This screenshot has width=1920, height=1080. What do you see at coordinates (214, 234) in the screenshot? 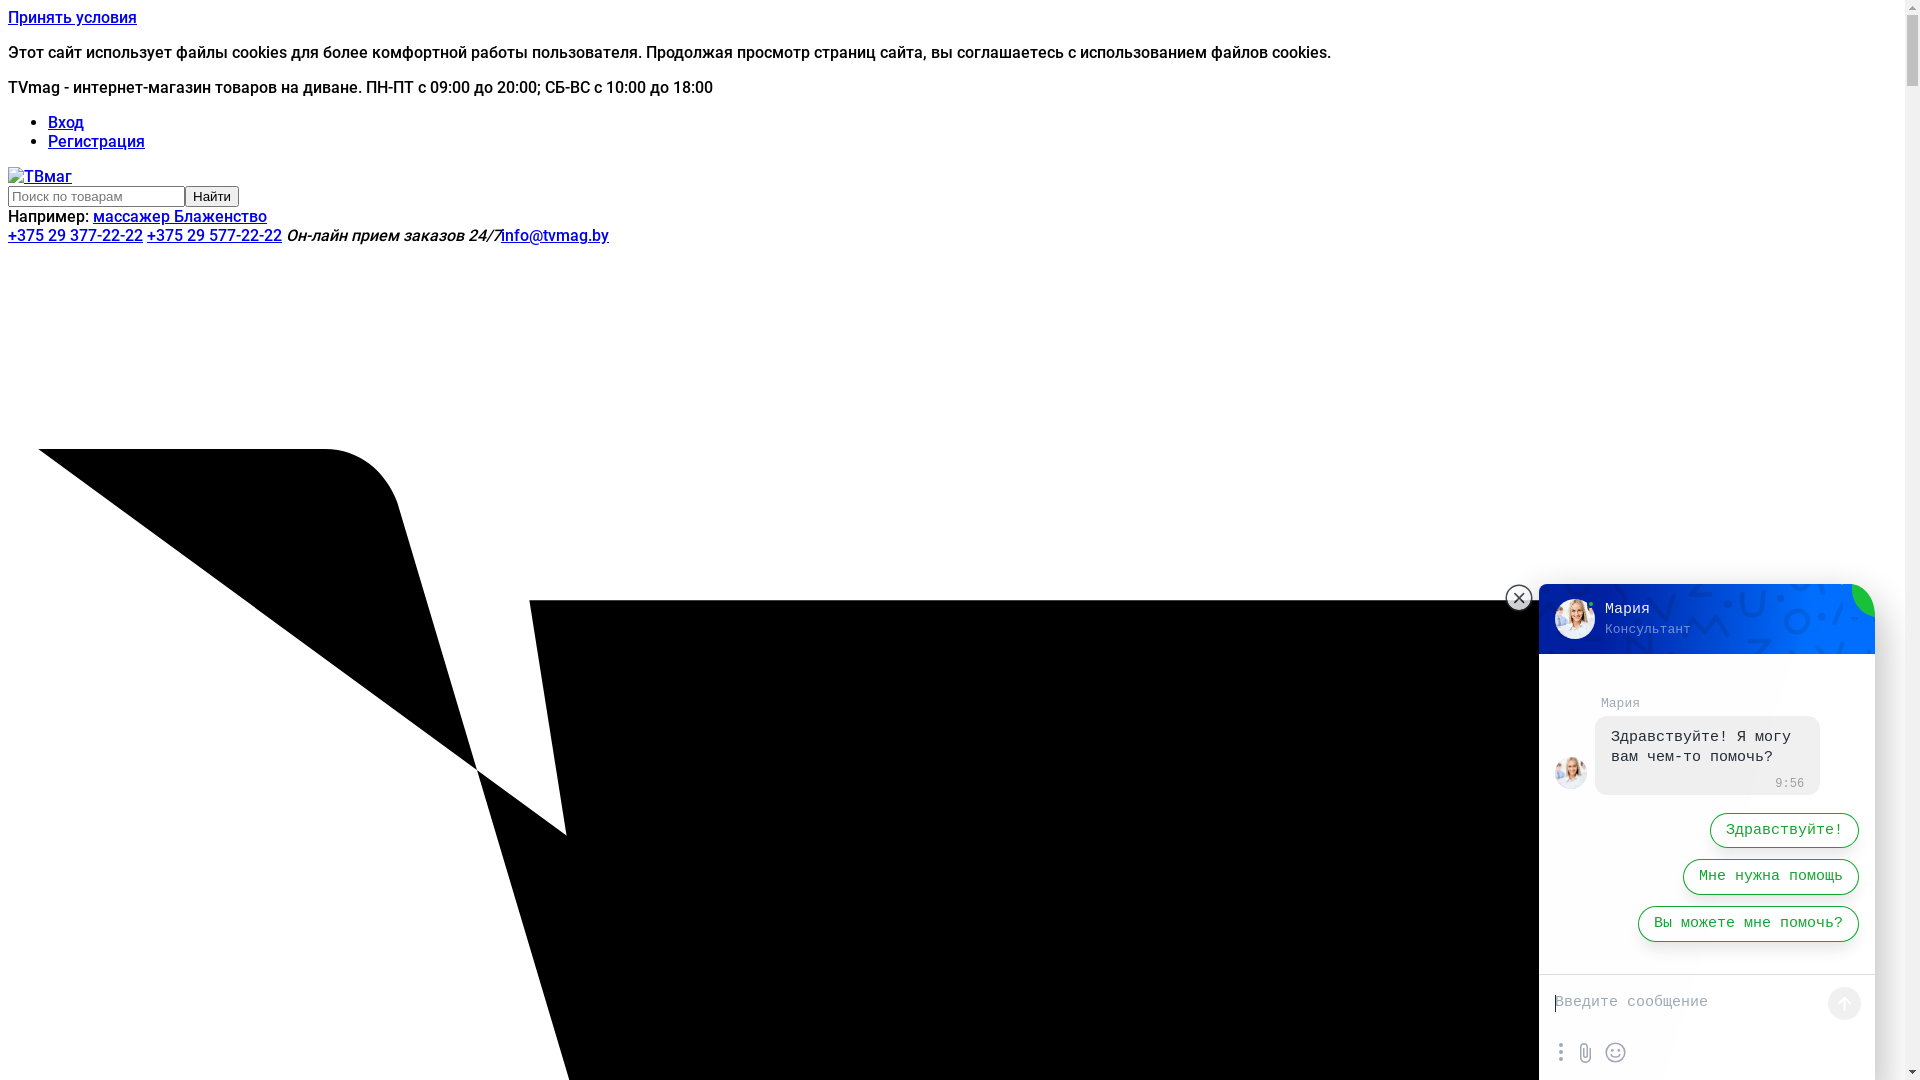
I see `'+375 29 577-22-22'` at bounding box center [214, 234].